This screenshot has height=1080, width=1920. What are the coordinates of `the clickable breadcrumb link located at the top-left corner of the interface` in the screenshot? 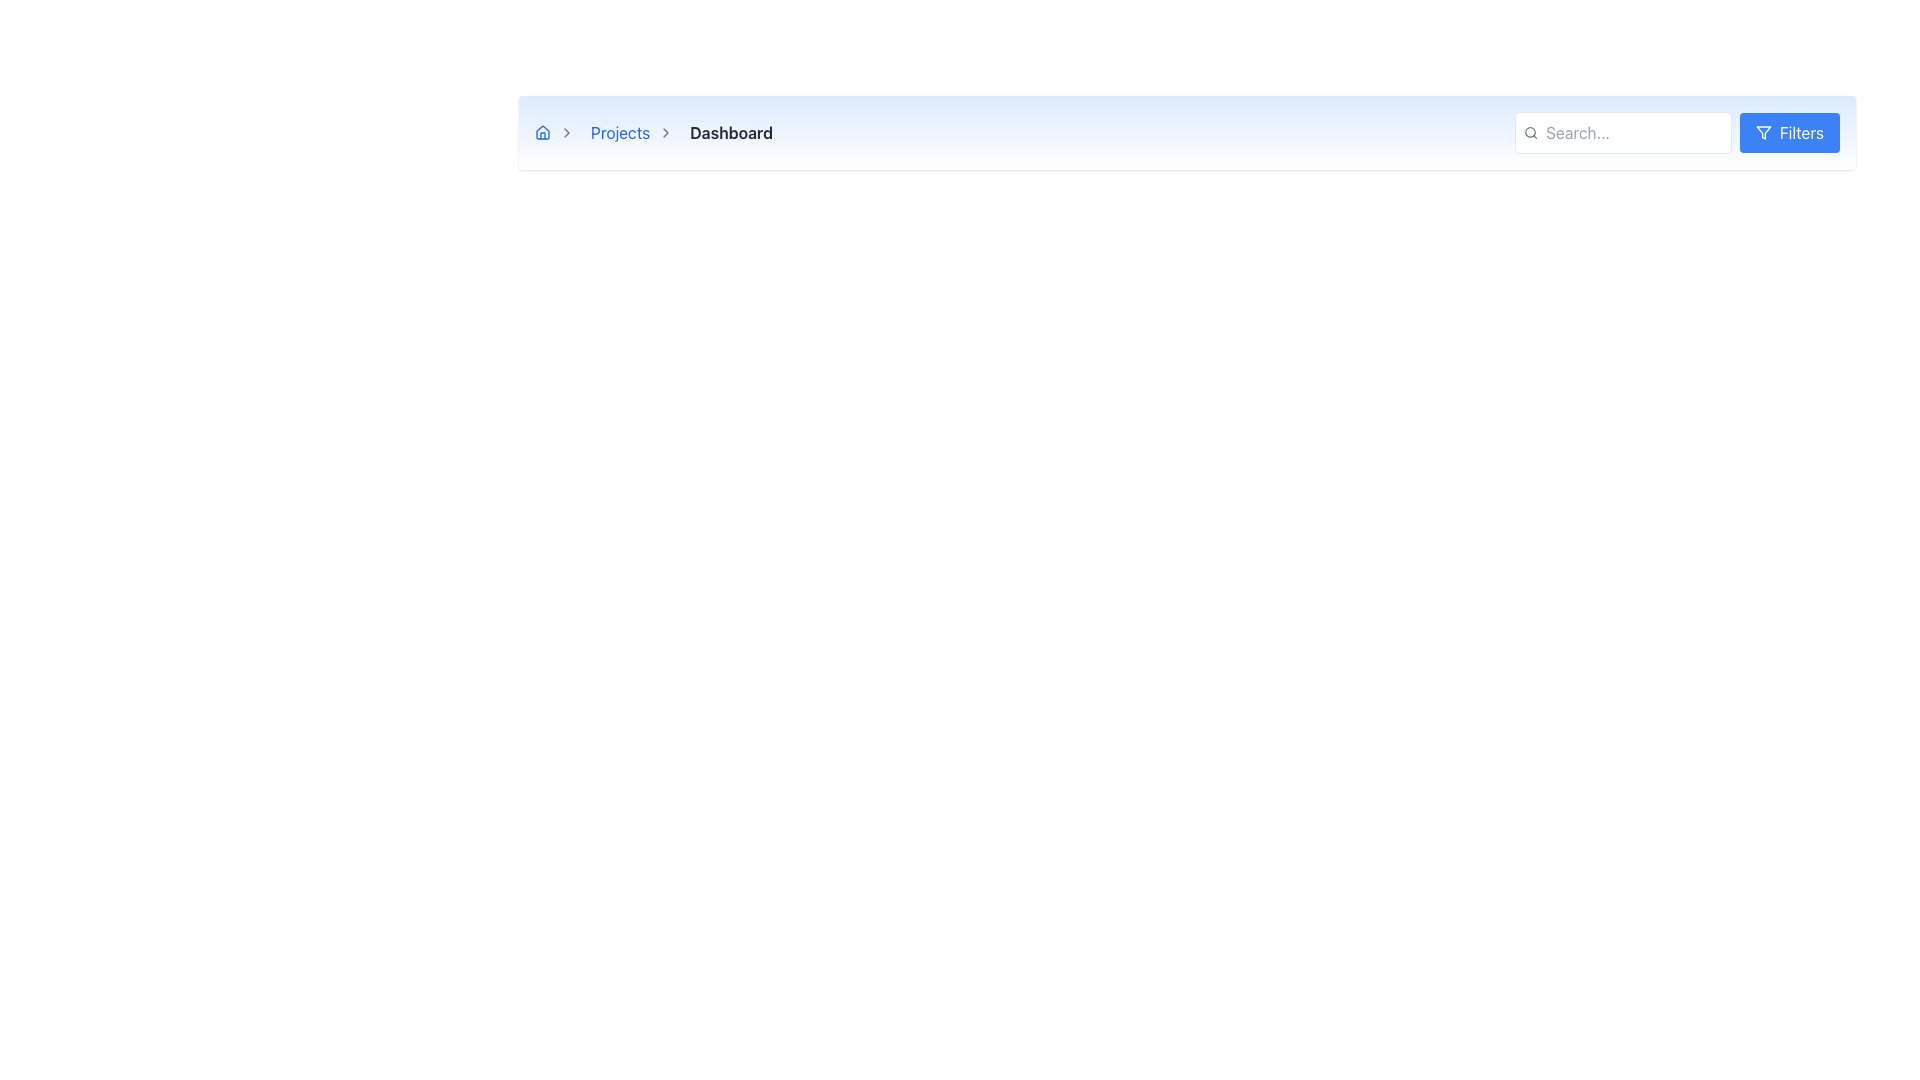 It's located at (542, 132).